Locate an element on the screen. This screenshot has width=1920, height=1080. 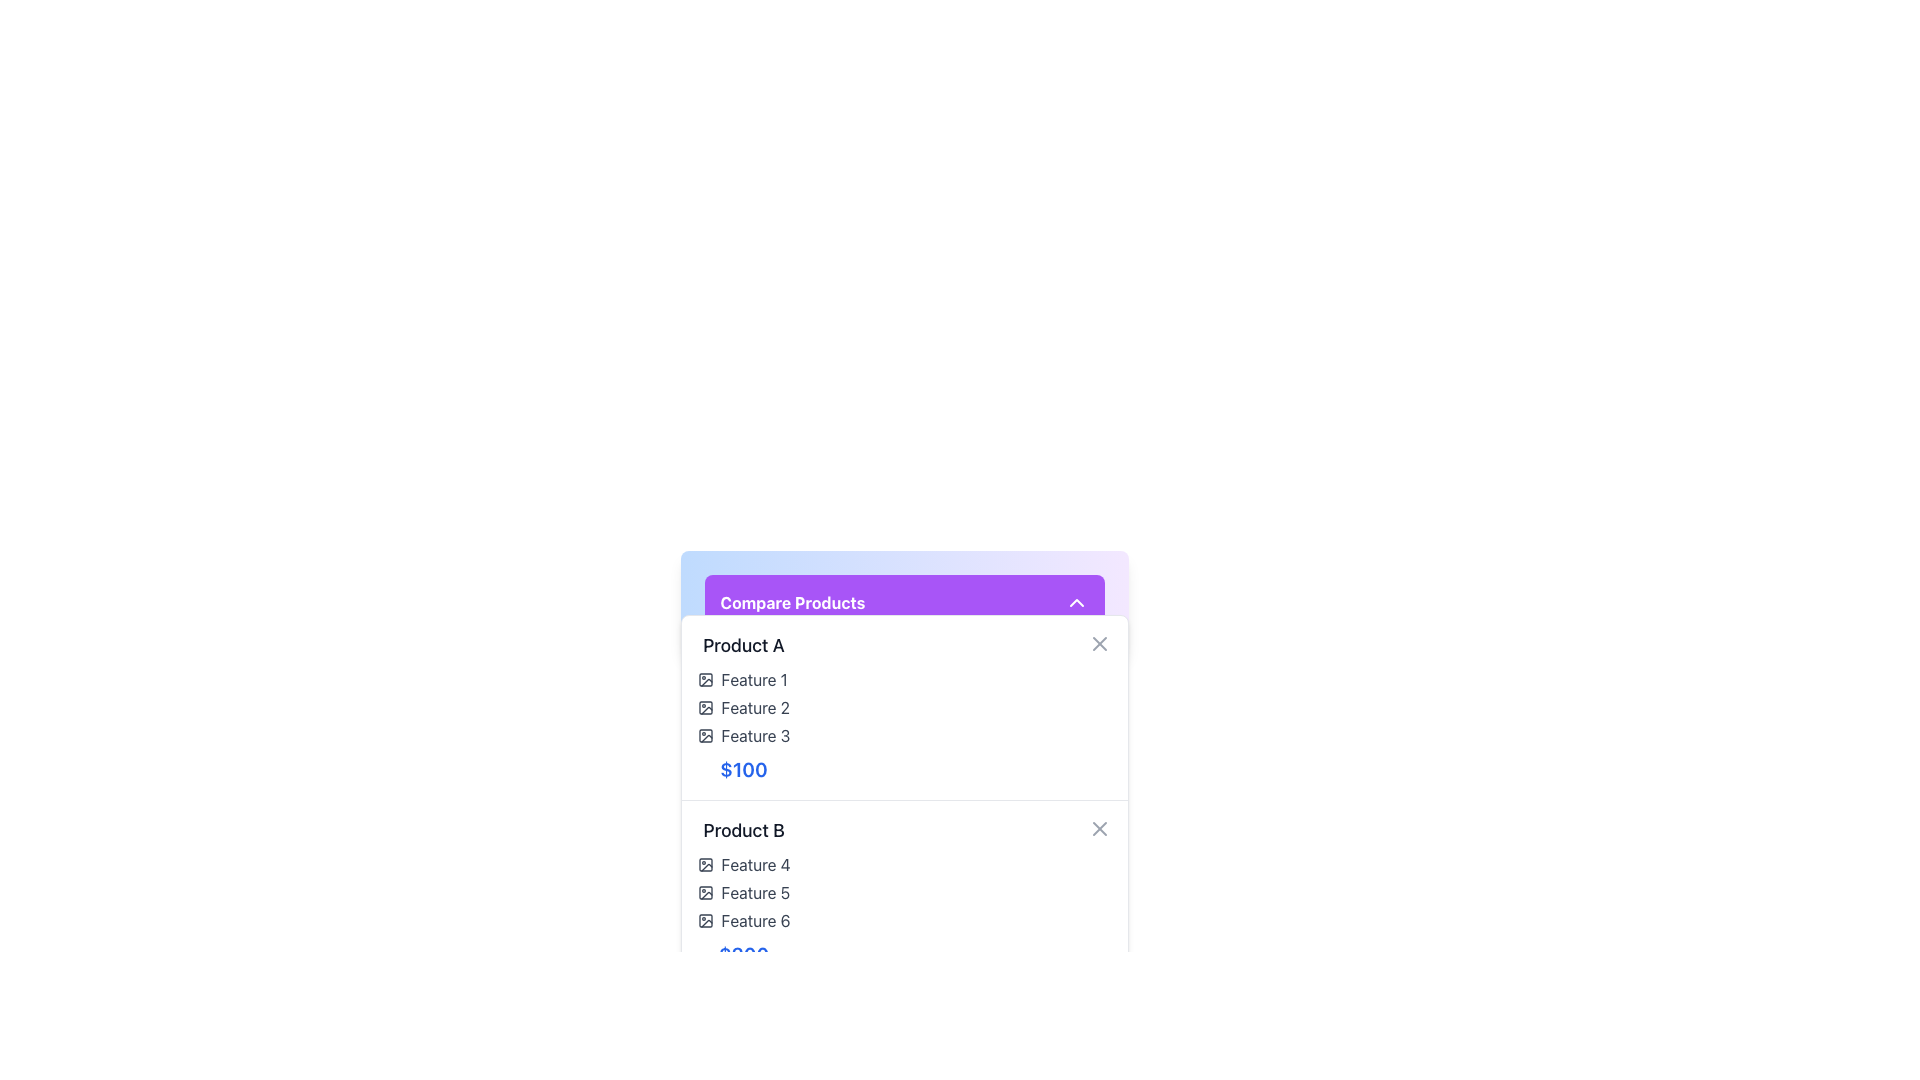
the photo icon located next to the text 'Feature 3', which has a rectangular outline and a circular shape inside it is located at coordinates (705, 736).